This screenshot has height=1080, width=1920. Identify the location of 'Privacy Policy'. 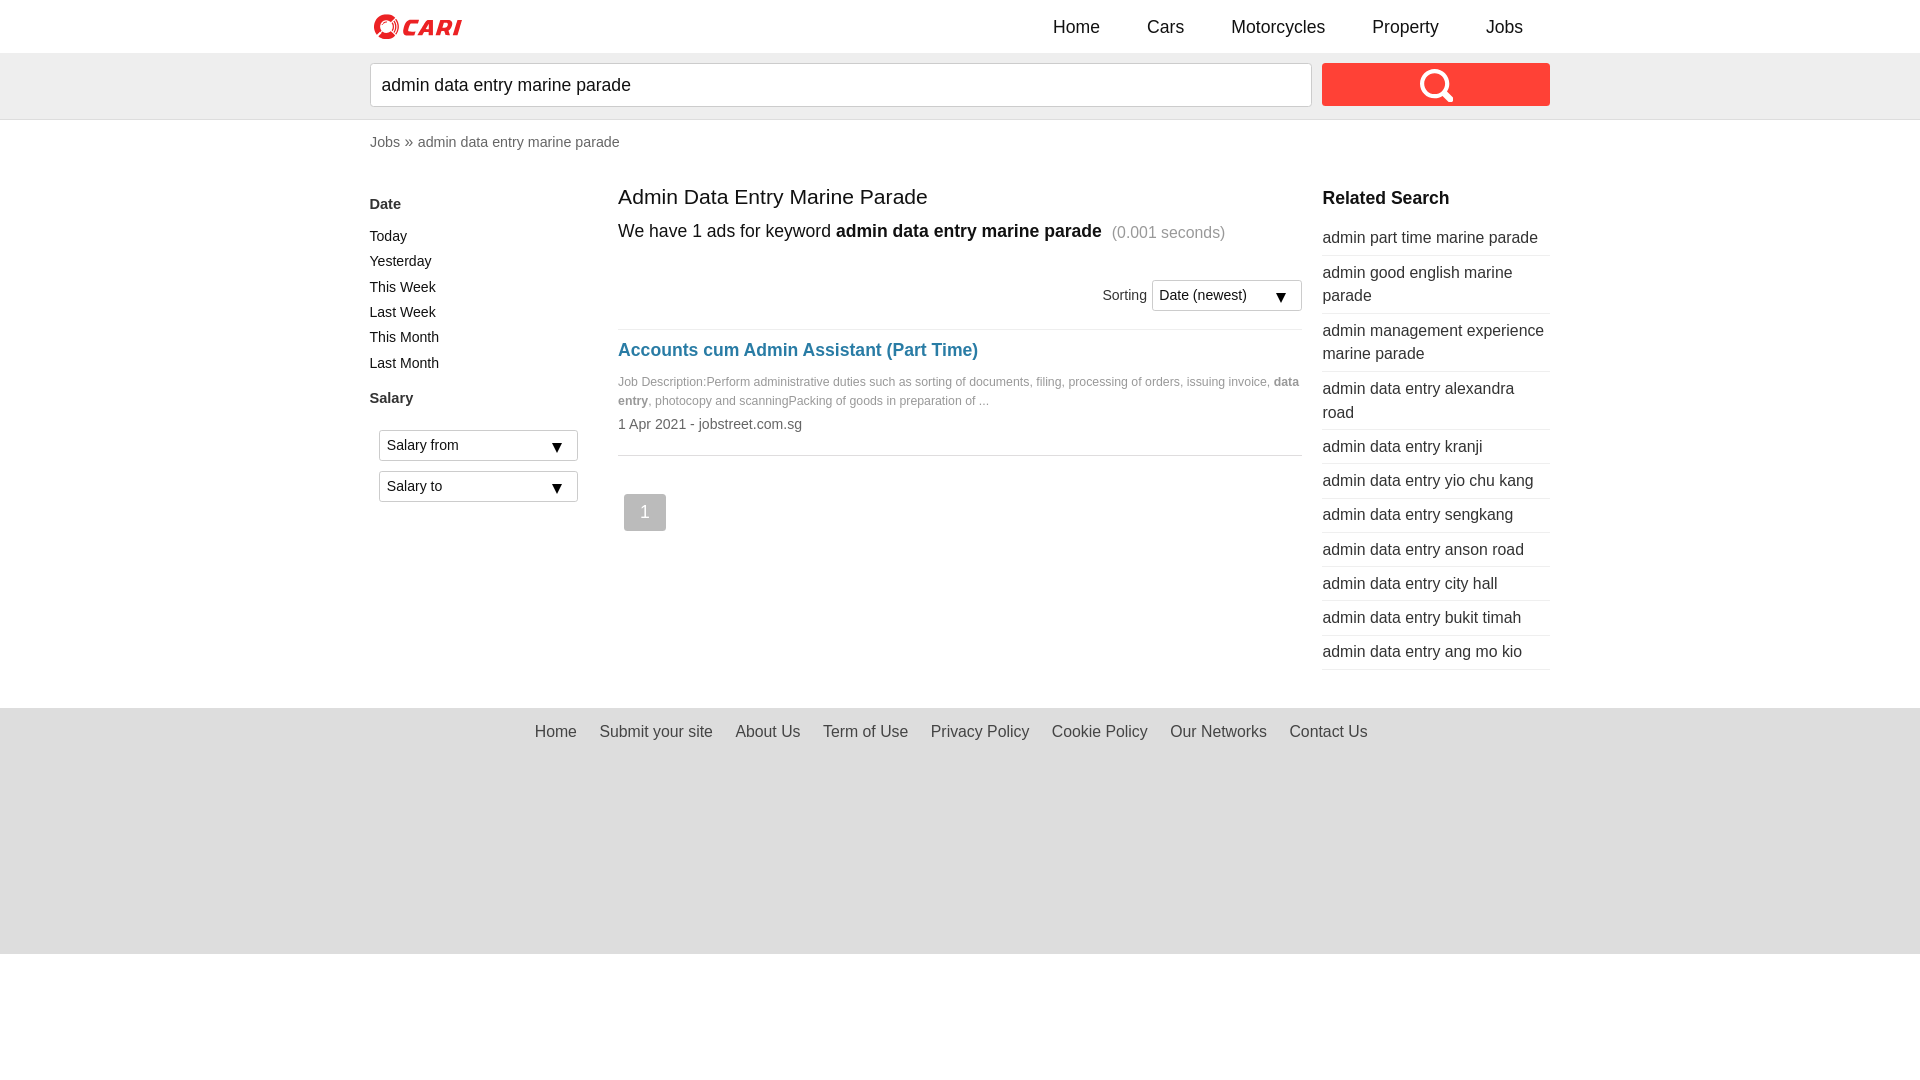
(980, 731).